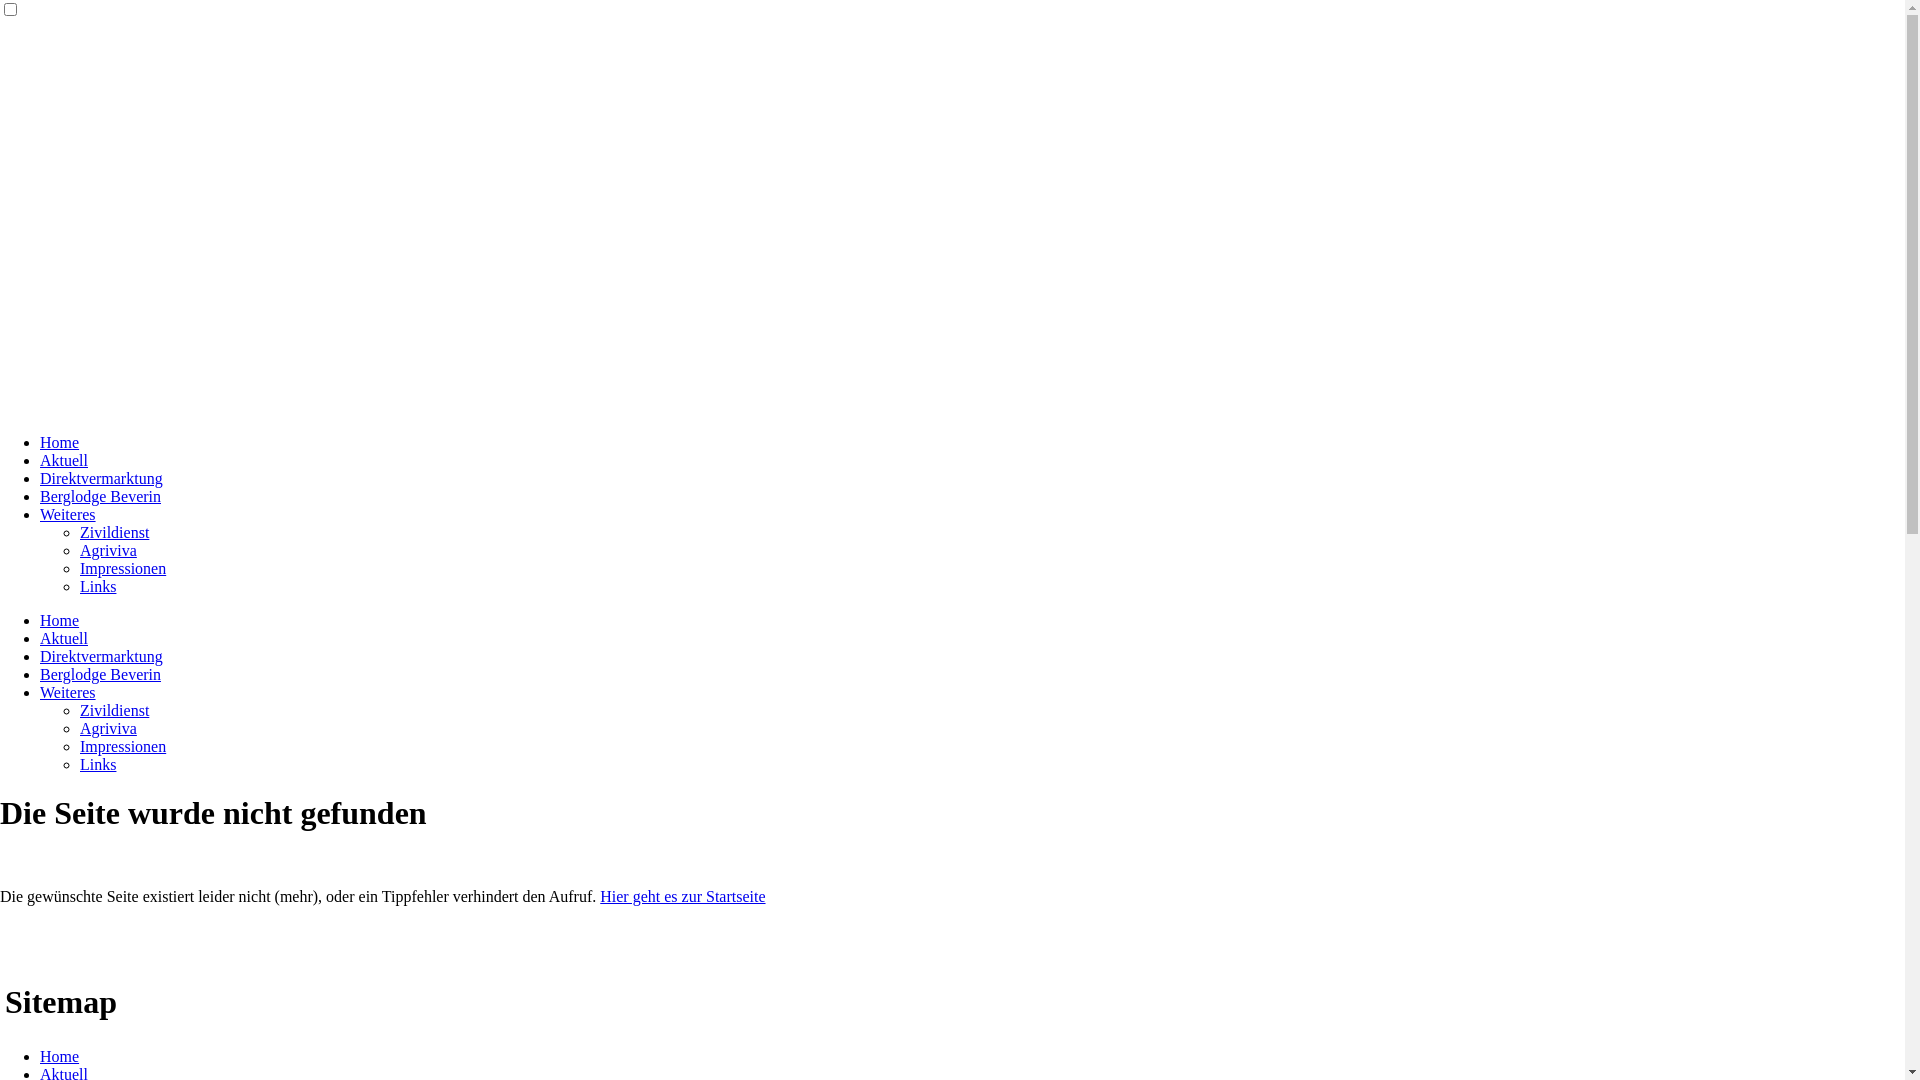 Image resolution: width=1920 pixels, height=1080 pixels. I want to click on 'Zivildienst', so click(113, 709).